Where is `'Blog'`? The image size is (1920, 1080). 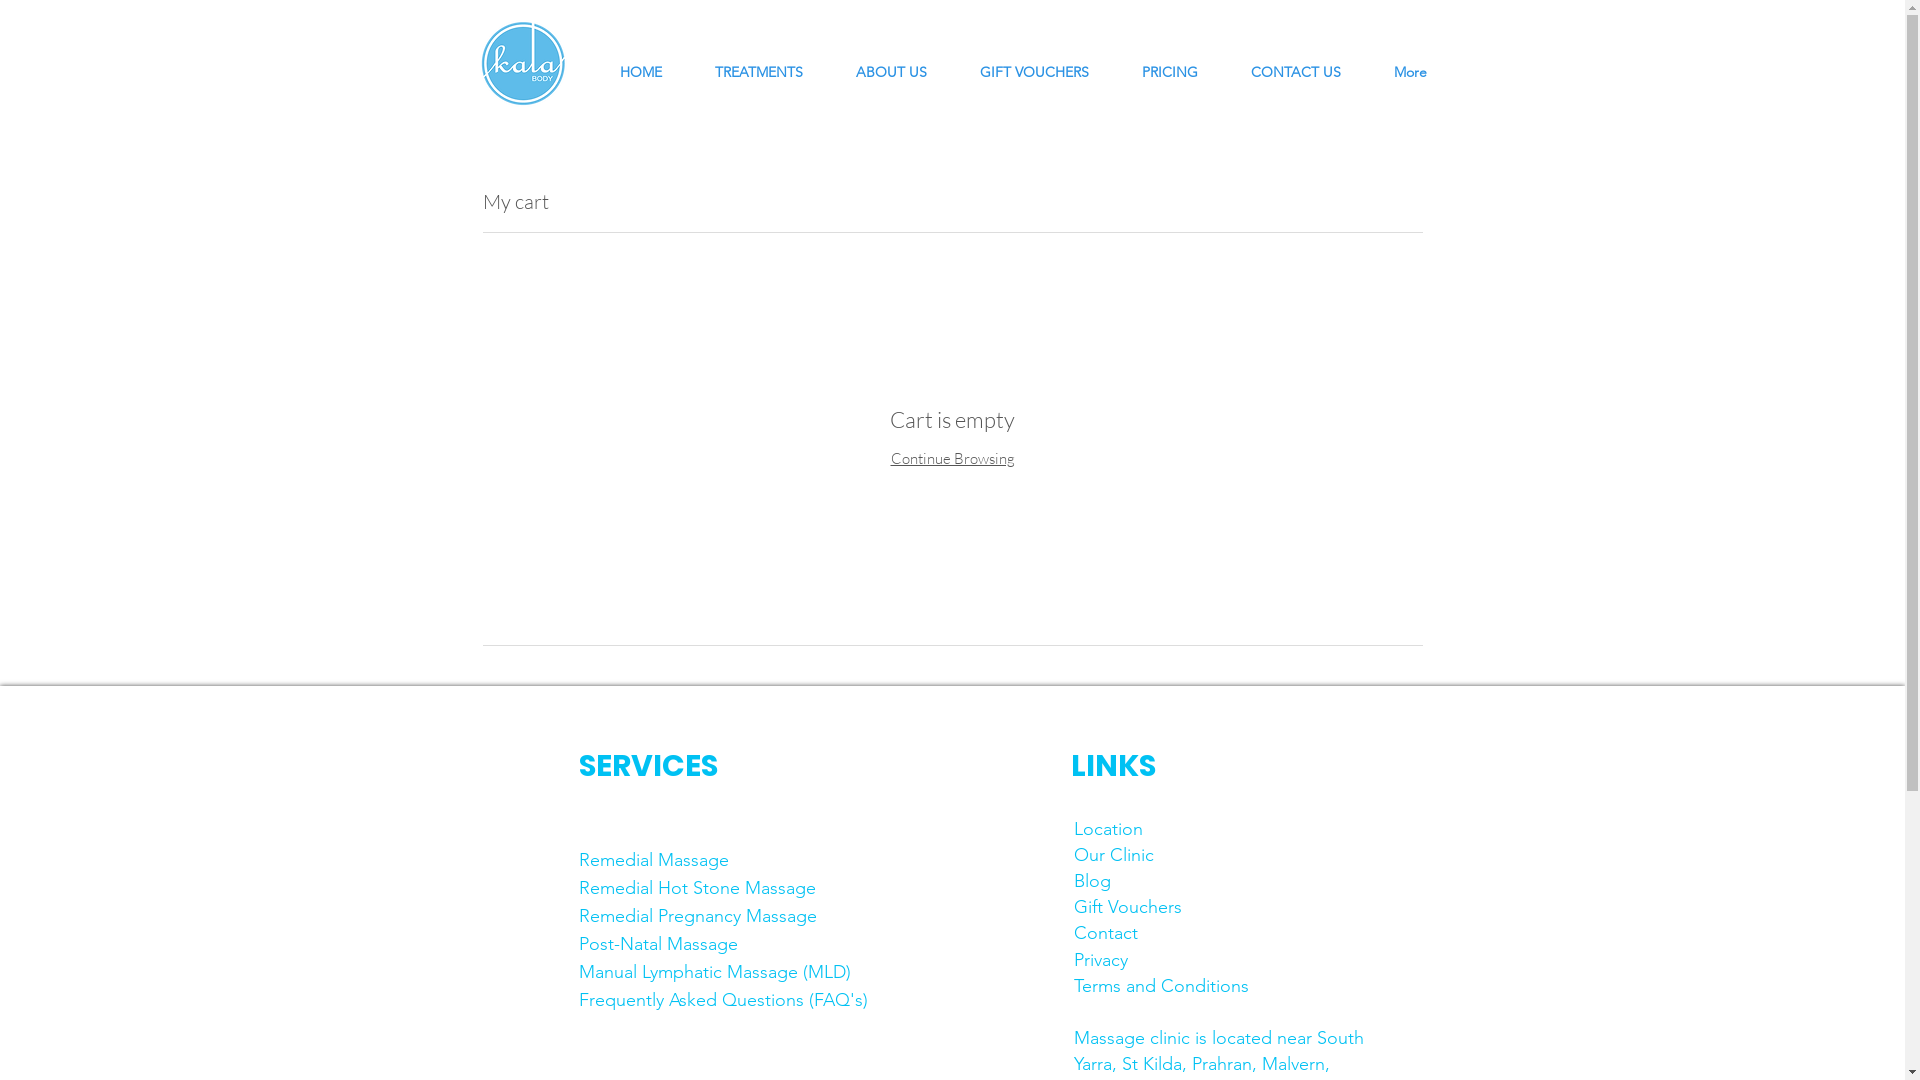 'Blog' is located at coordinates (1091, 879).